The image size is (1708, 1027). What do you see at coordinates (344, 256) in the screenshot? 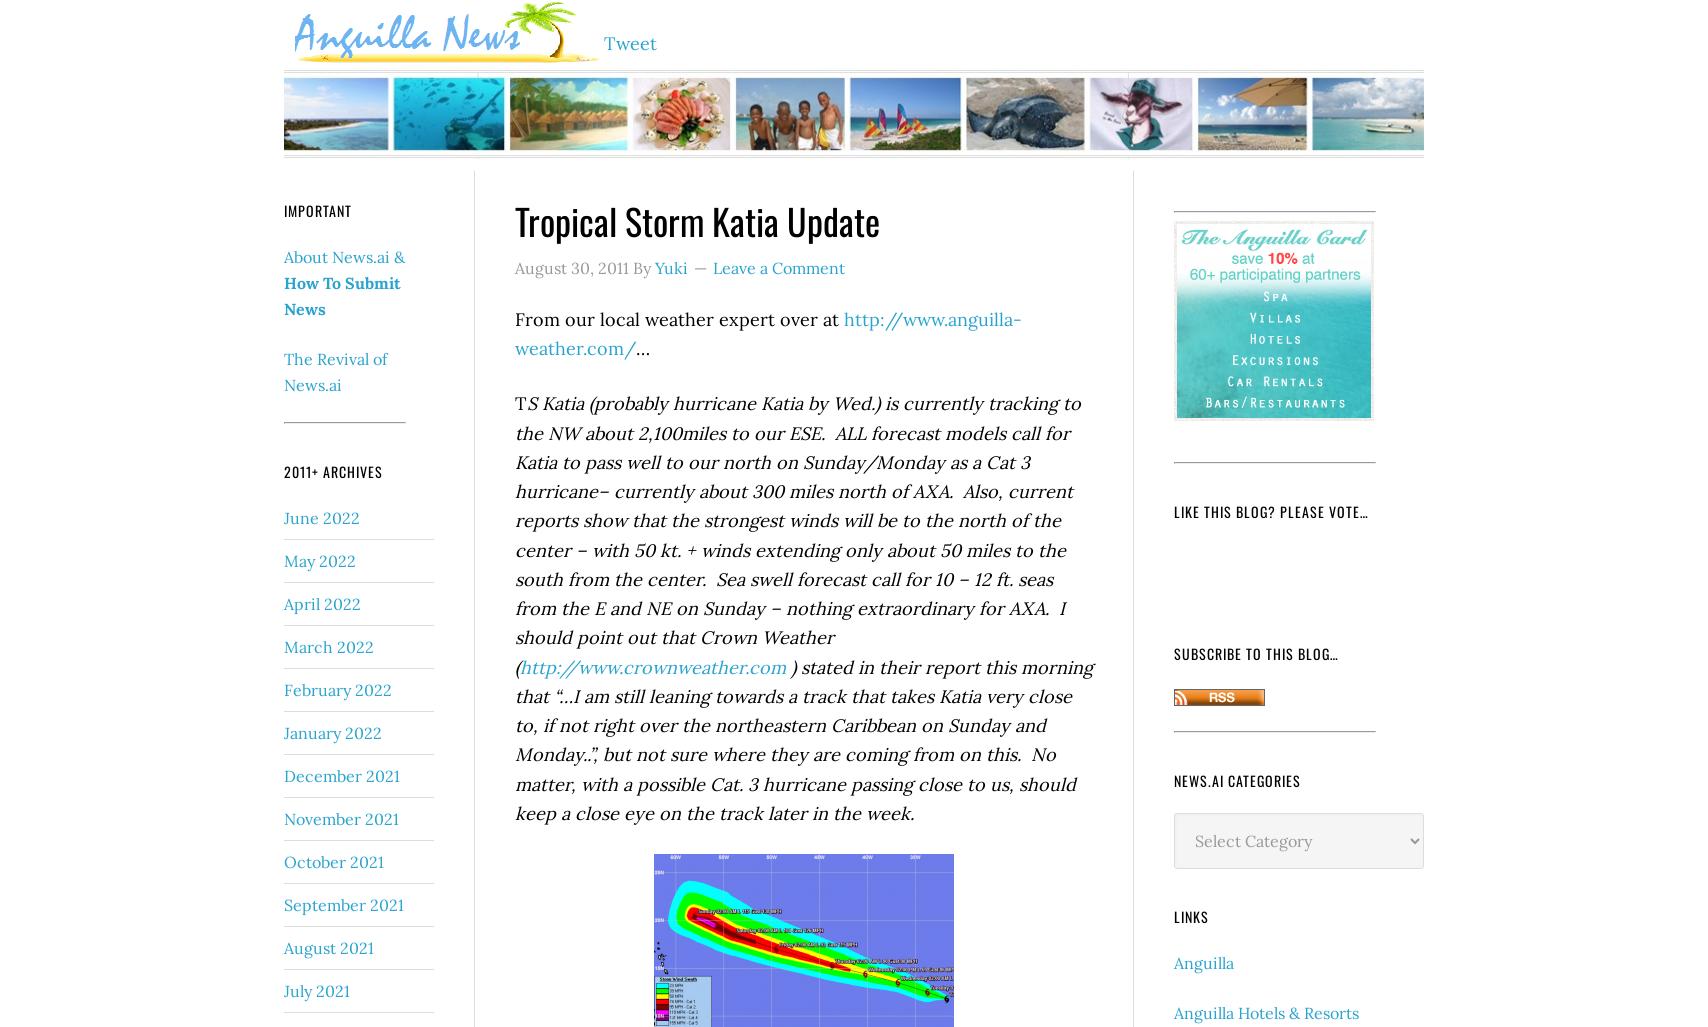
I see `'About News.ai &'` at bounding box center [344, 256].